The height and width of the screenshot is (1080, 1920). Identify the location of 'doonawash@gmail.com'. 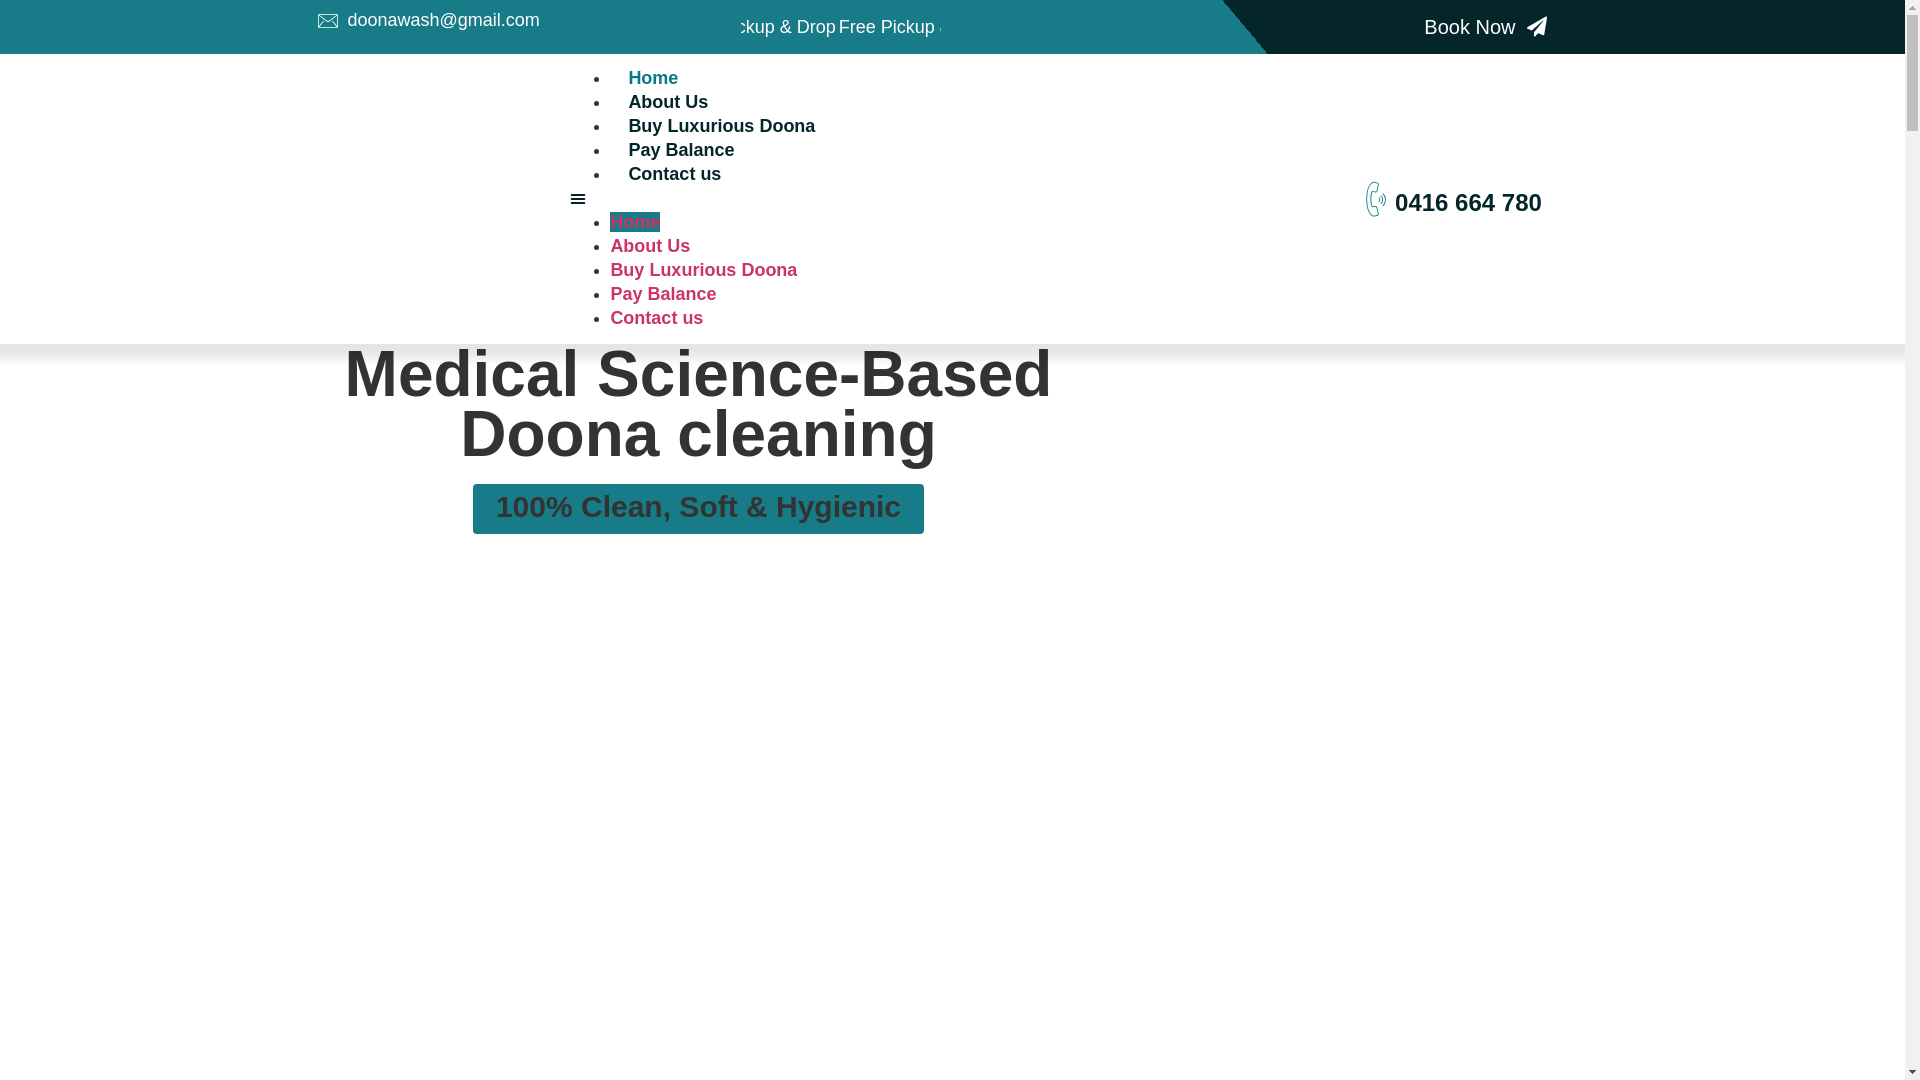
(316, 20).